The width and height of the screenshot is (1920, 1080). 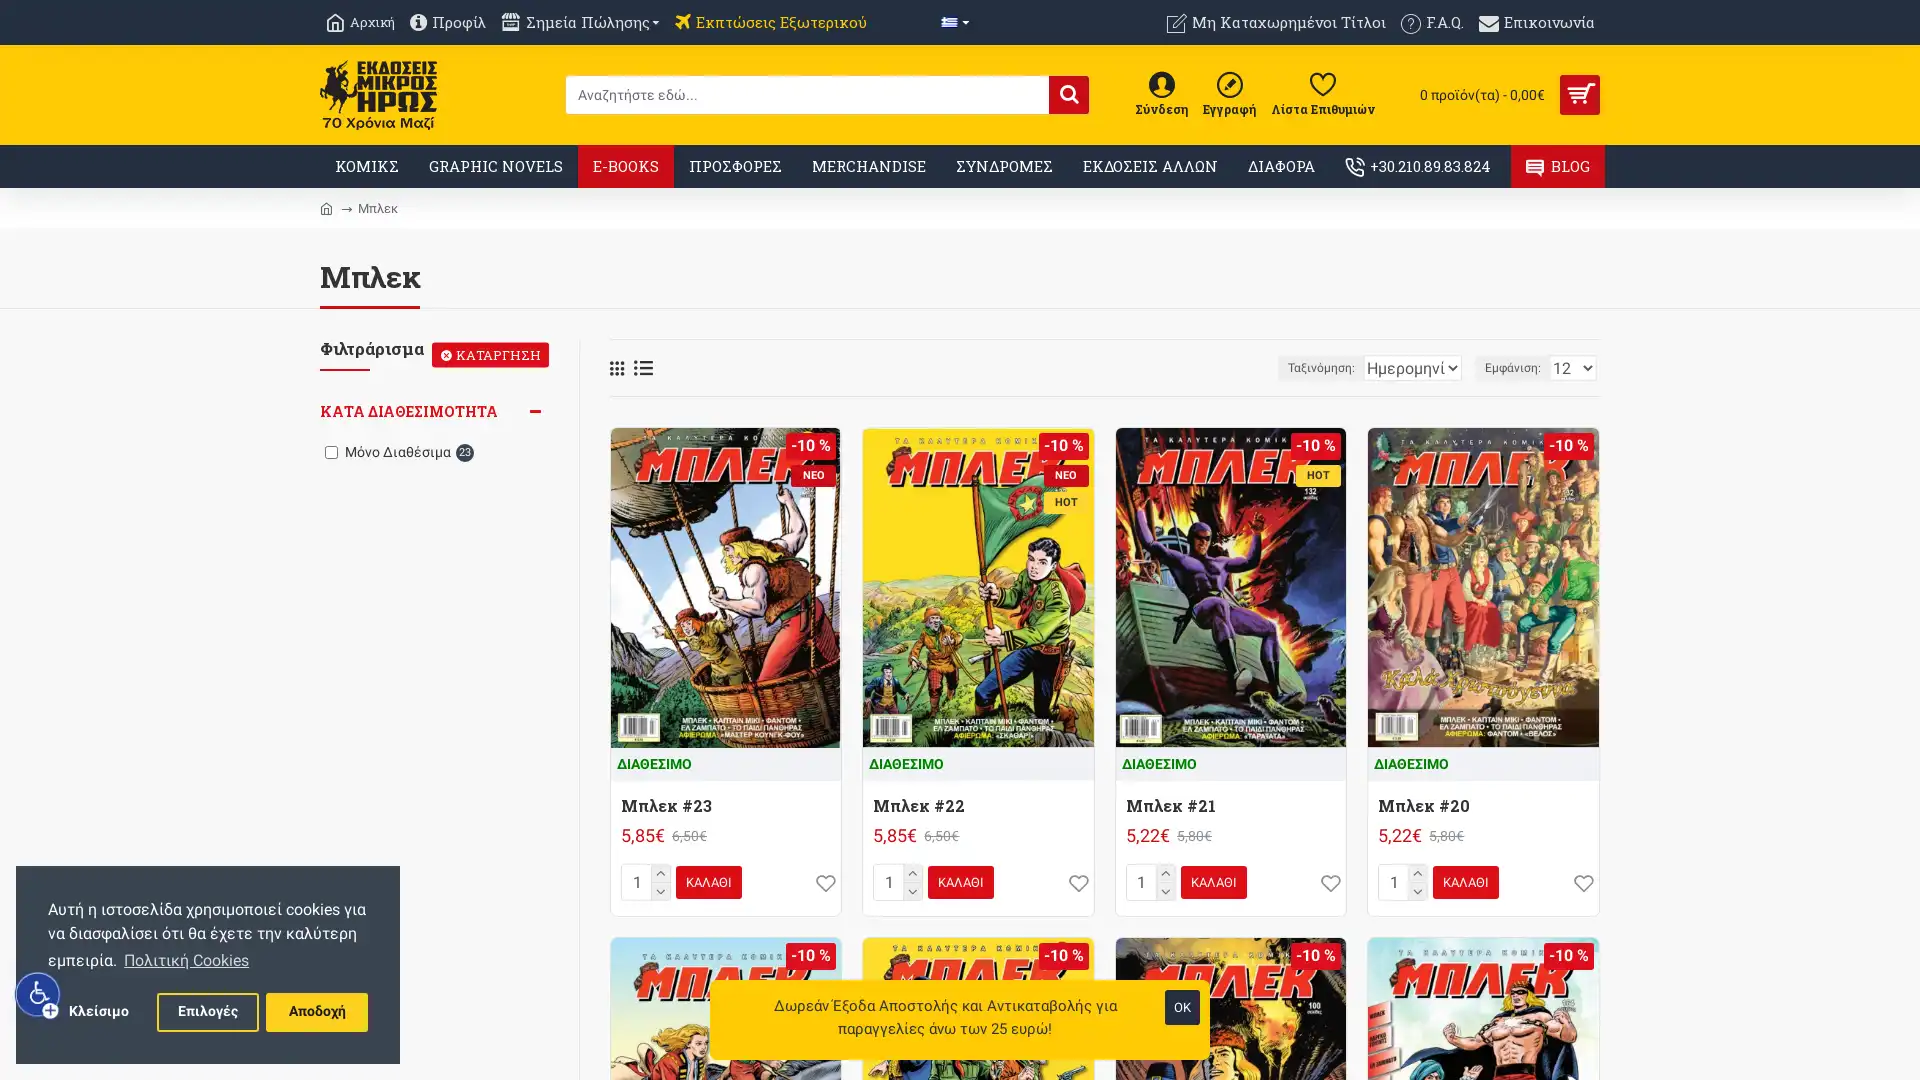 I want to click on OK, so click(x=1182, y=1007).